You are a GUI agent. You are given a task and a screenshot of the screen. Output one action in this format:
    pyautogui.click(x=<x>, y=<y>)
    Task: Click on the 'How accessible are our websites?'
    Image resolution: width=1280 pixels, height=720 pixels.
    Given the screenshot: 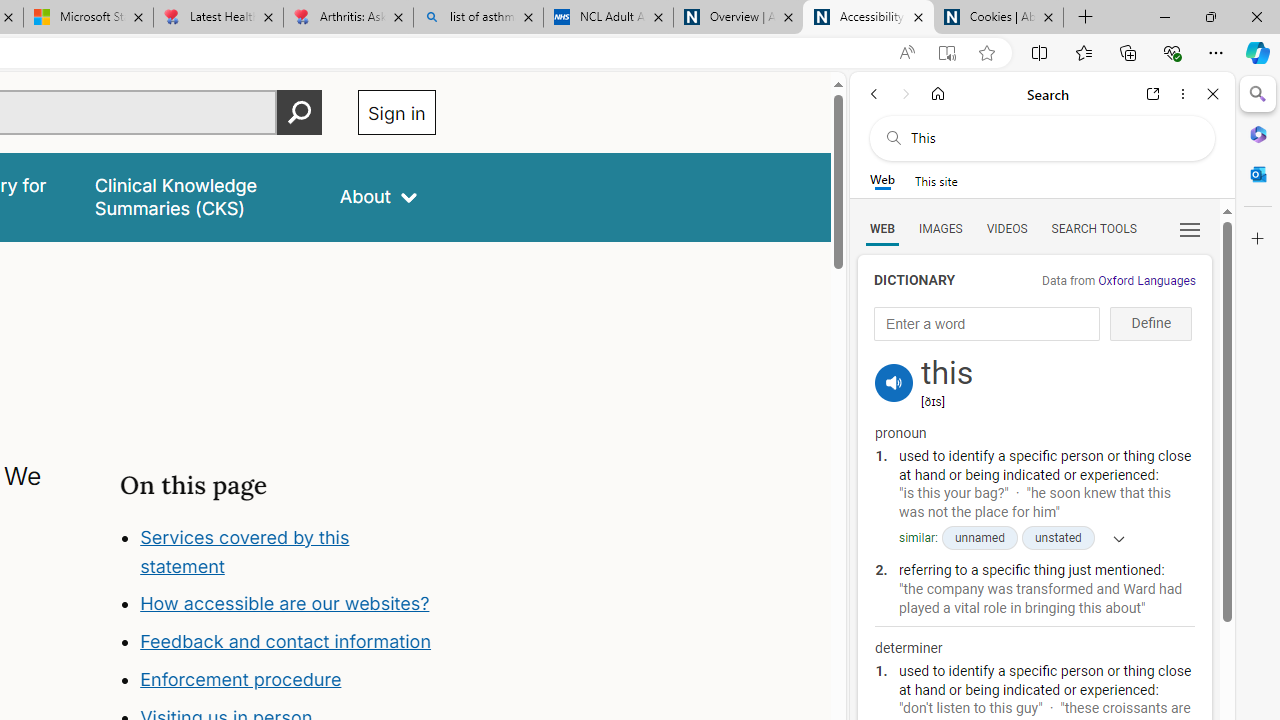 What is the action you would take?
    pyautogui.click(x=283, y=603)
    